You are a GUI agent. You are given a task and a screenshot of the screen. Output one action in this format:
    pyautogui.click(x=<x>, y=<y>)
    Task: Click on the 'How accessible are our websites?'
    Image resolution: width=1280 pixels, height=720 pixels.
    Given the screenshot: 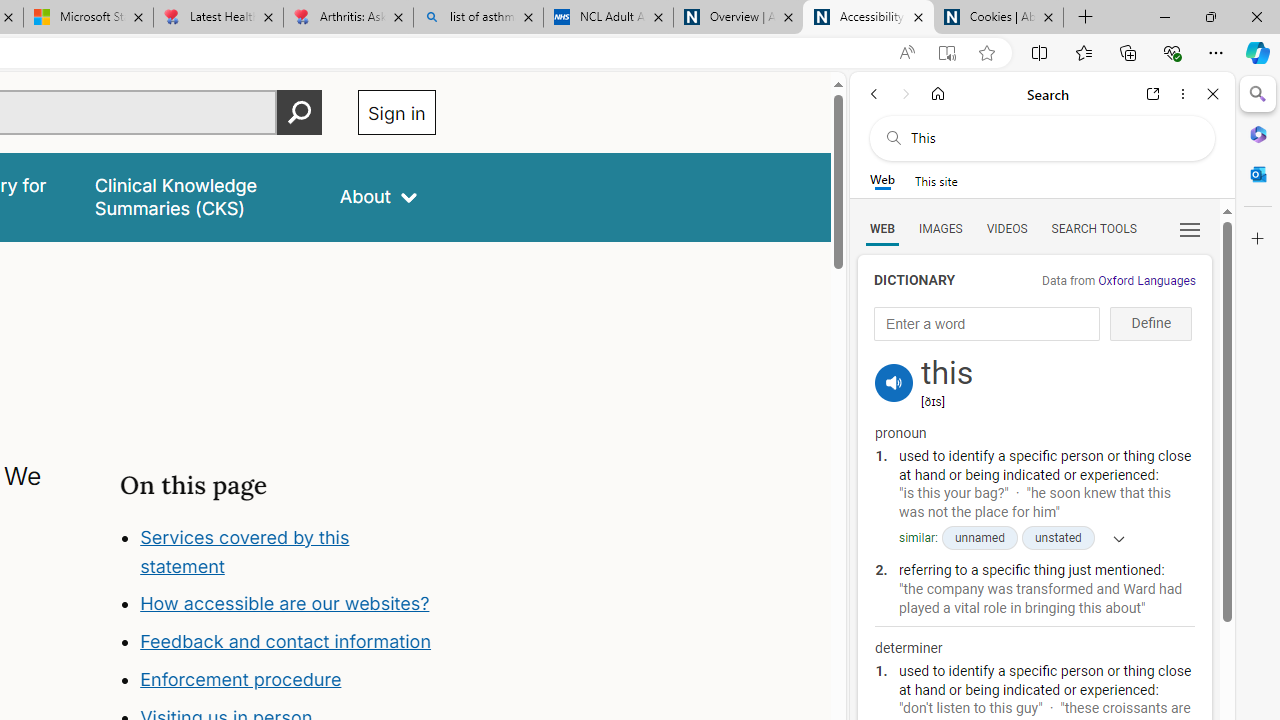 What is the action you would take?
    pyautogui.click(x=283, y=603)
    